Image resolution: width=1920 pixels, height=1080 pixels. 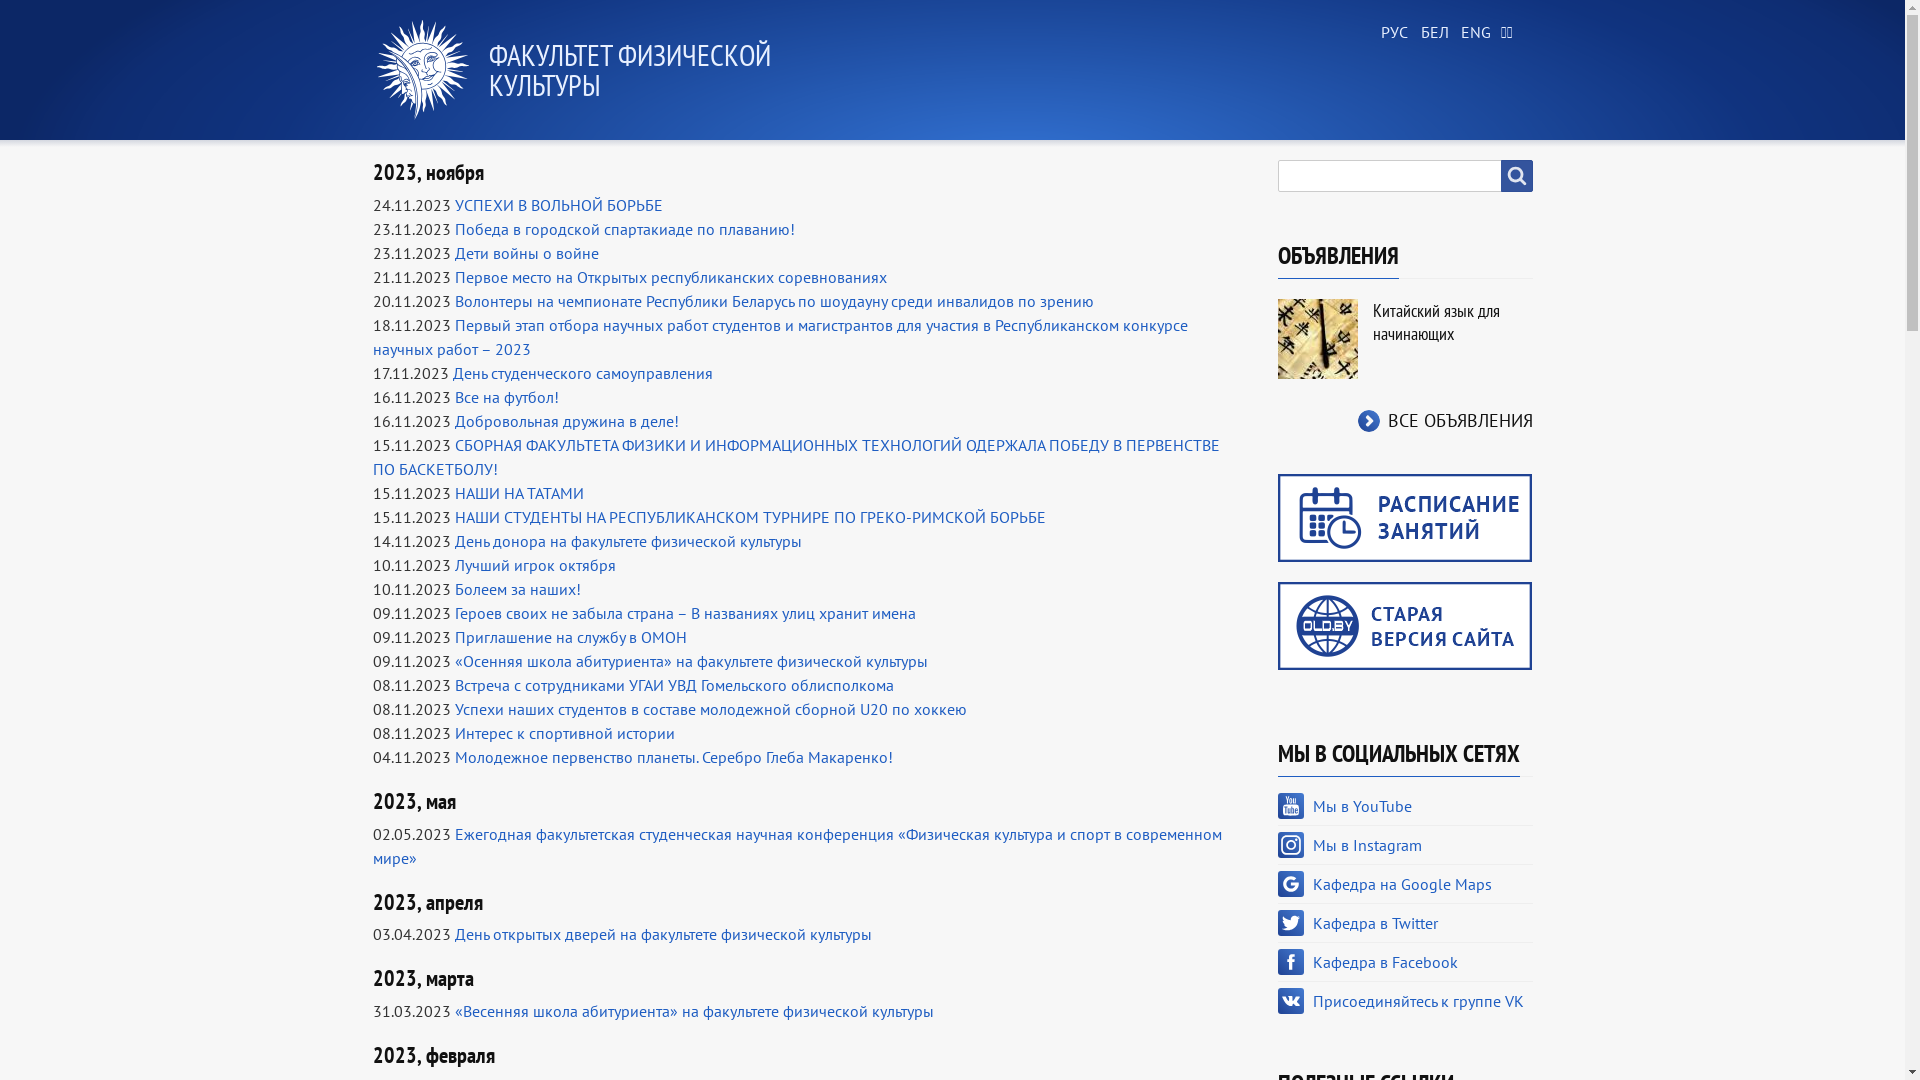 What do you see at coordinates (1516, 175) in the screenshot?
I see `'Search'` at bounding box center [1516, 175].